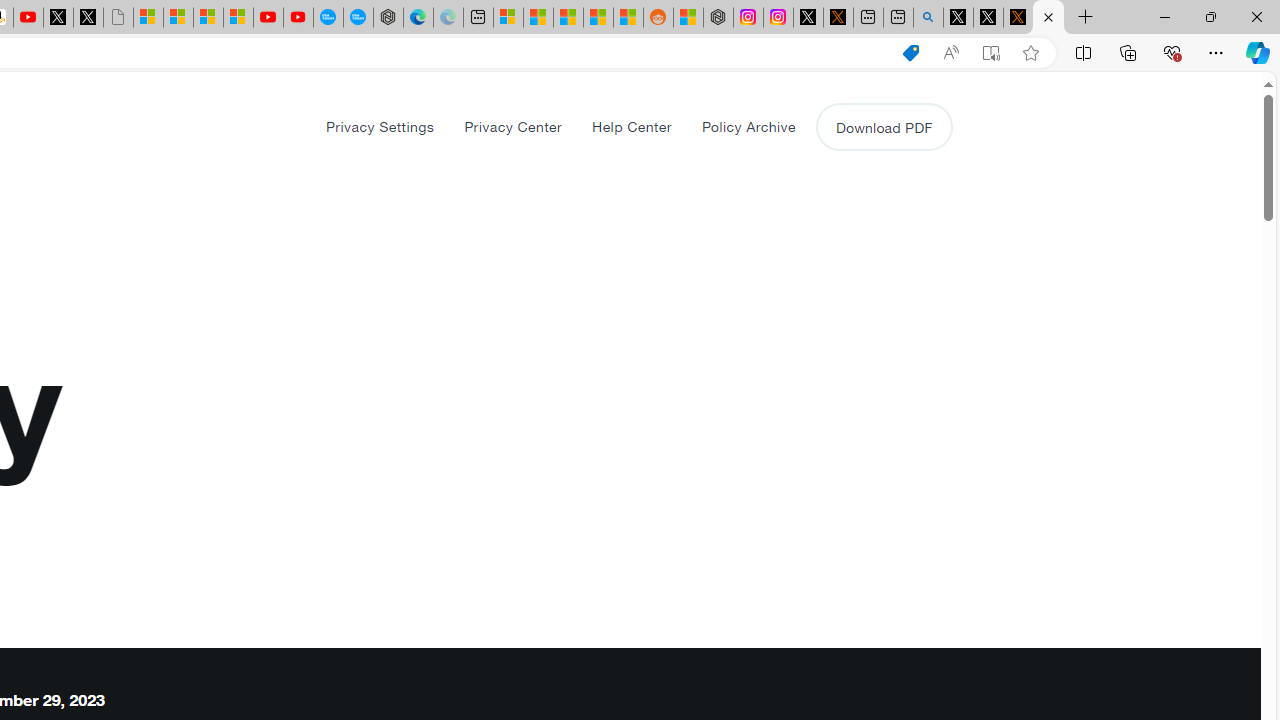 This screenshot has height=720, width=1280. What do you see at coordinates (838, 17) in the screenshot?
I see `'help.x.com | 524: A timeout occurred'` at bounding box center [838, 17].